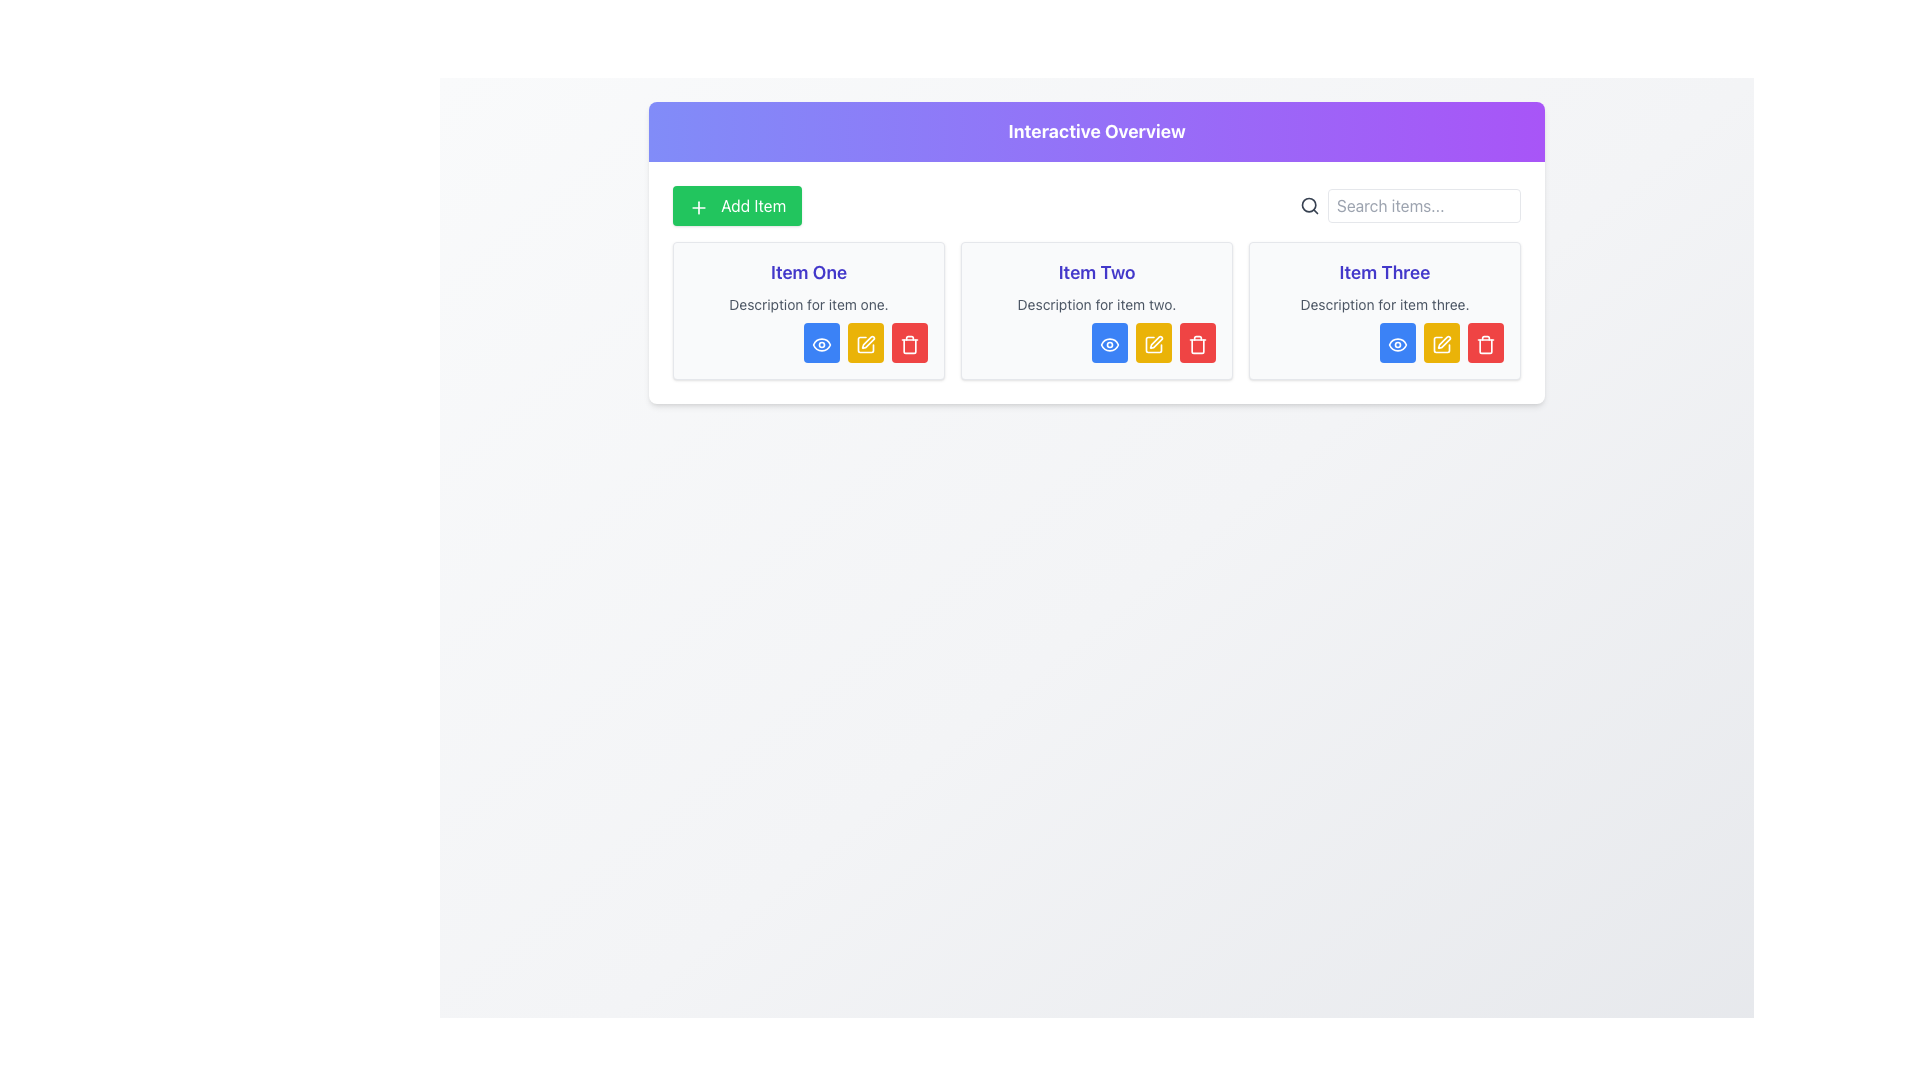  What do you see at coordinates (1396, 342) in the screenshot?
I see `the 'view' button located at the bottom of the 'Item Three' interactive card` at bounding box center [1396, 342].